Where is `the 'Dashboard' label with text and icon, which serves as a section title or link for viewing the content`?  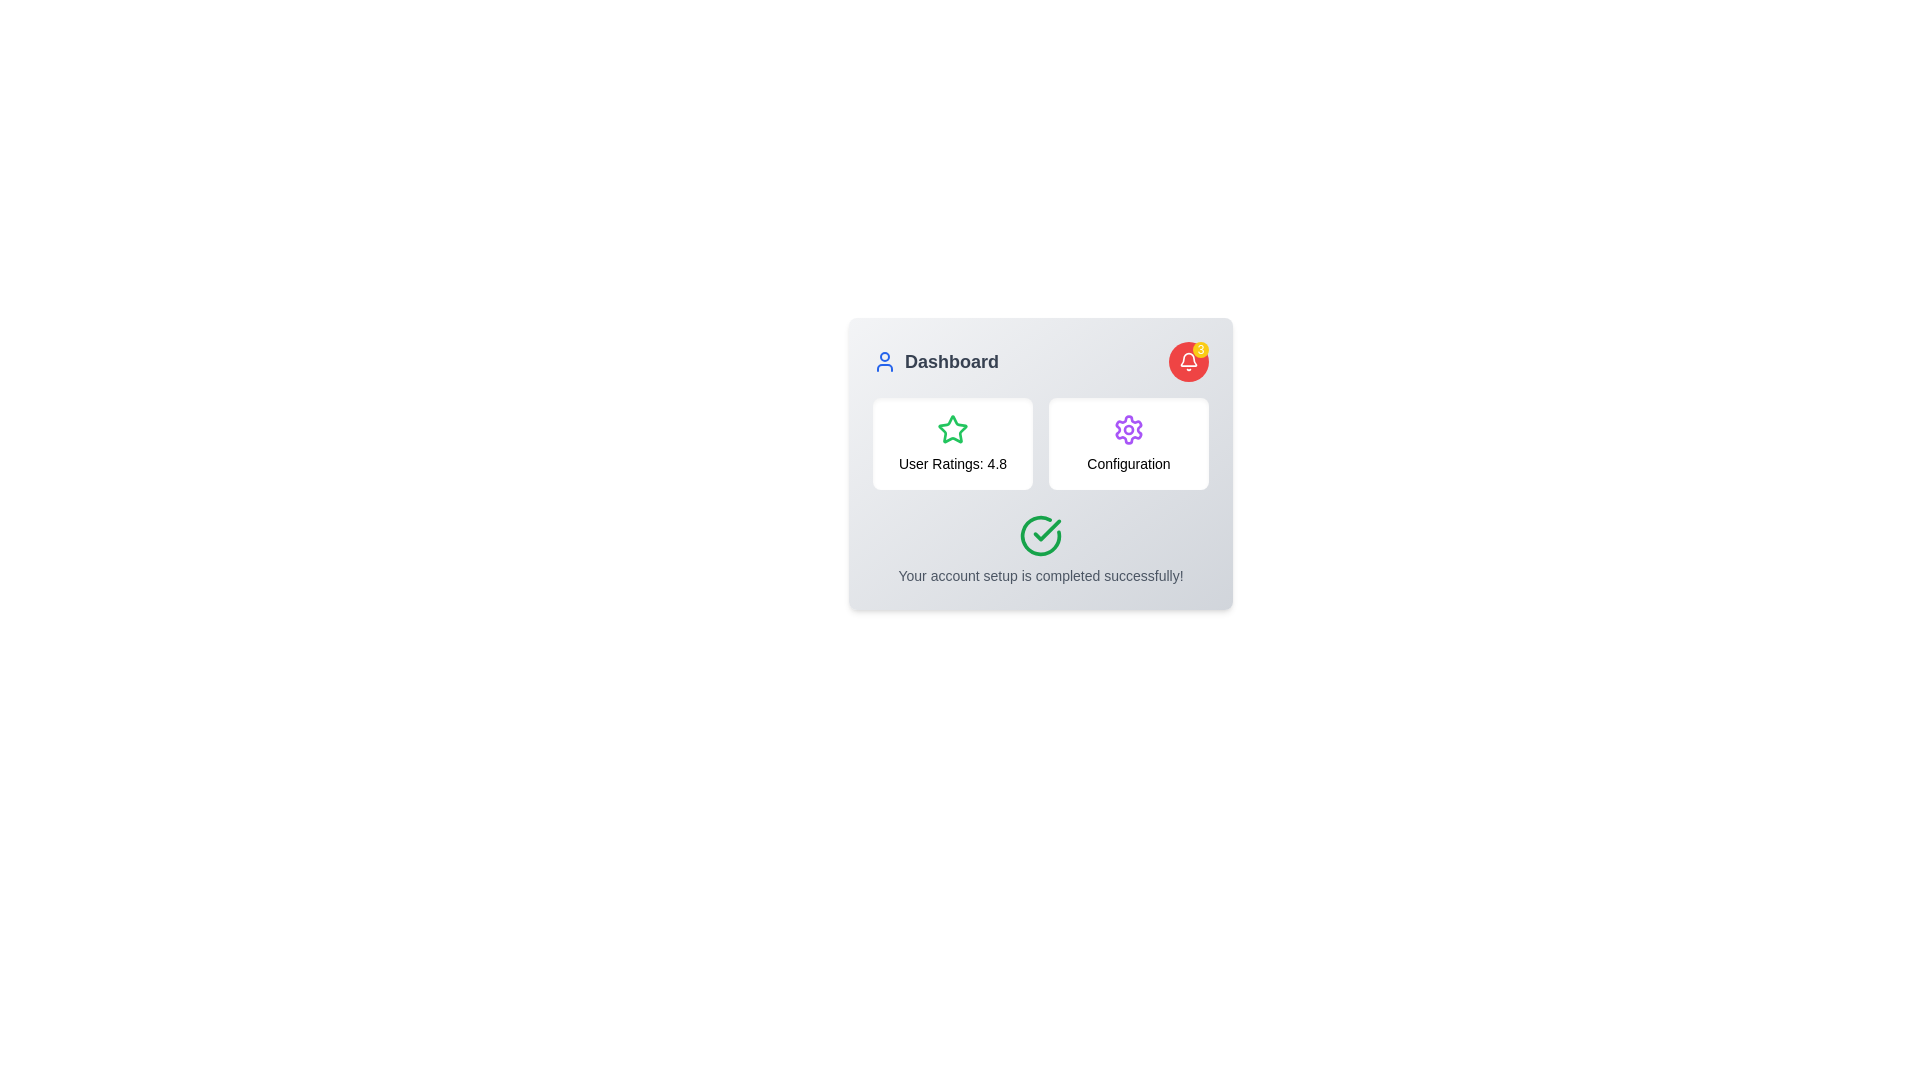 the 'Dashboard' label with text and icon, which serves as a section title or link for viewing the content is located at coordinates (935, 362).